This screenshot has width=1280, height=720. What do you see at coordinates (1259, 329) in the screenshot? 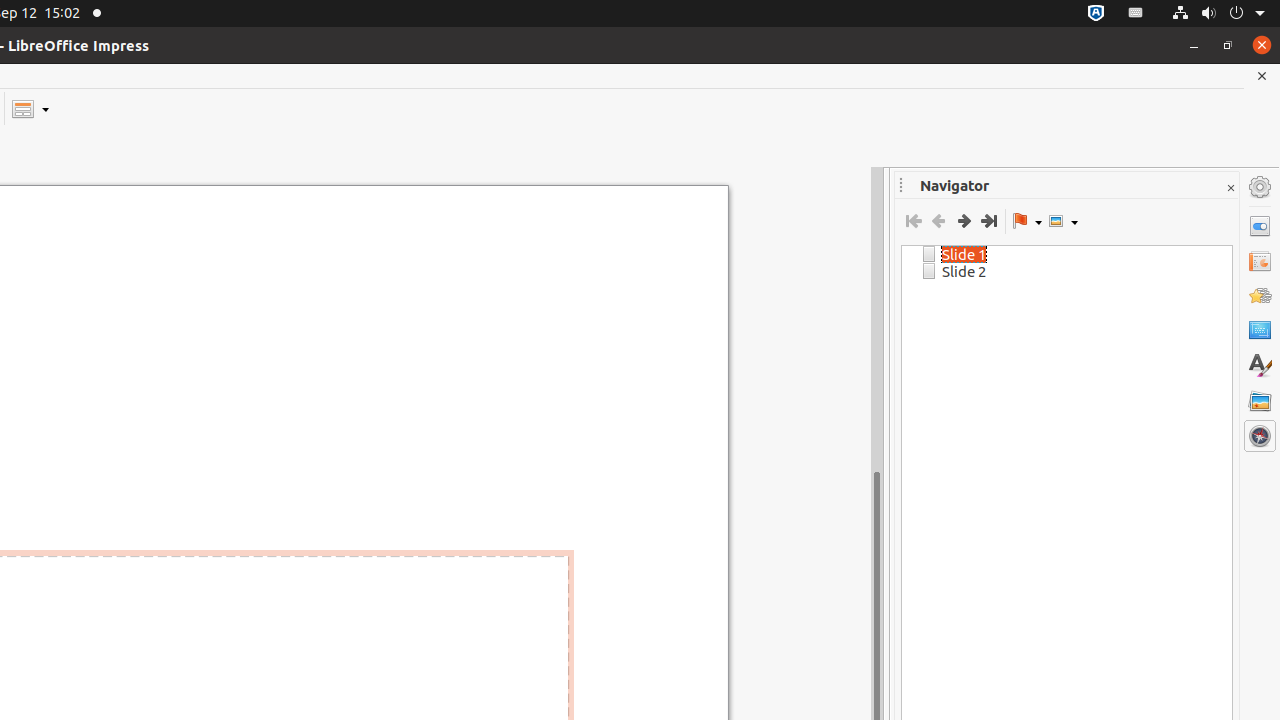
I see `'Master Slides'` at bounding box center [1259, 329].